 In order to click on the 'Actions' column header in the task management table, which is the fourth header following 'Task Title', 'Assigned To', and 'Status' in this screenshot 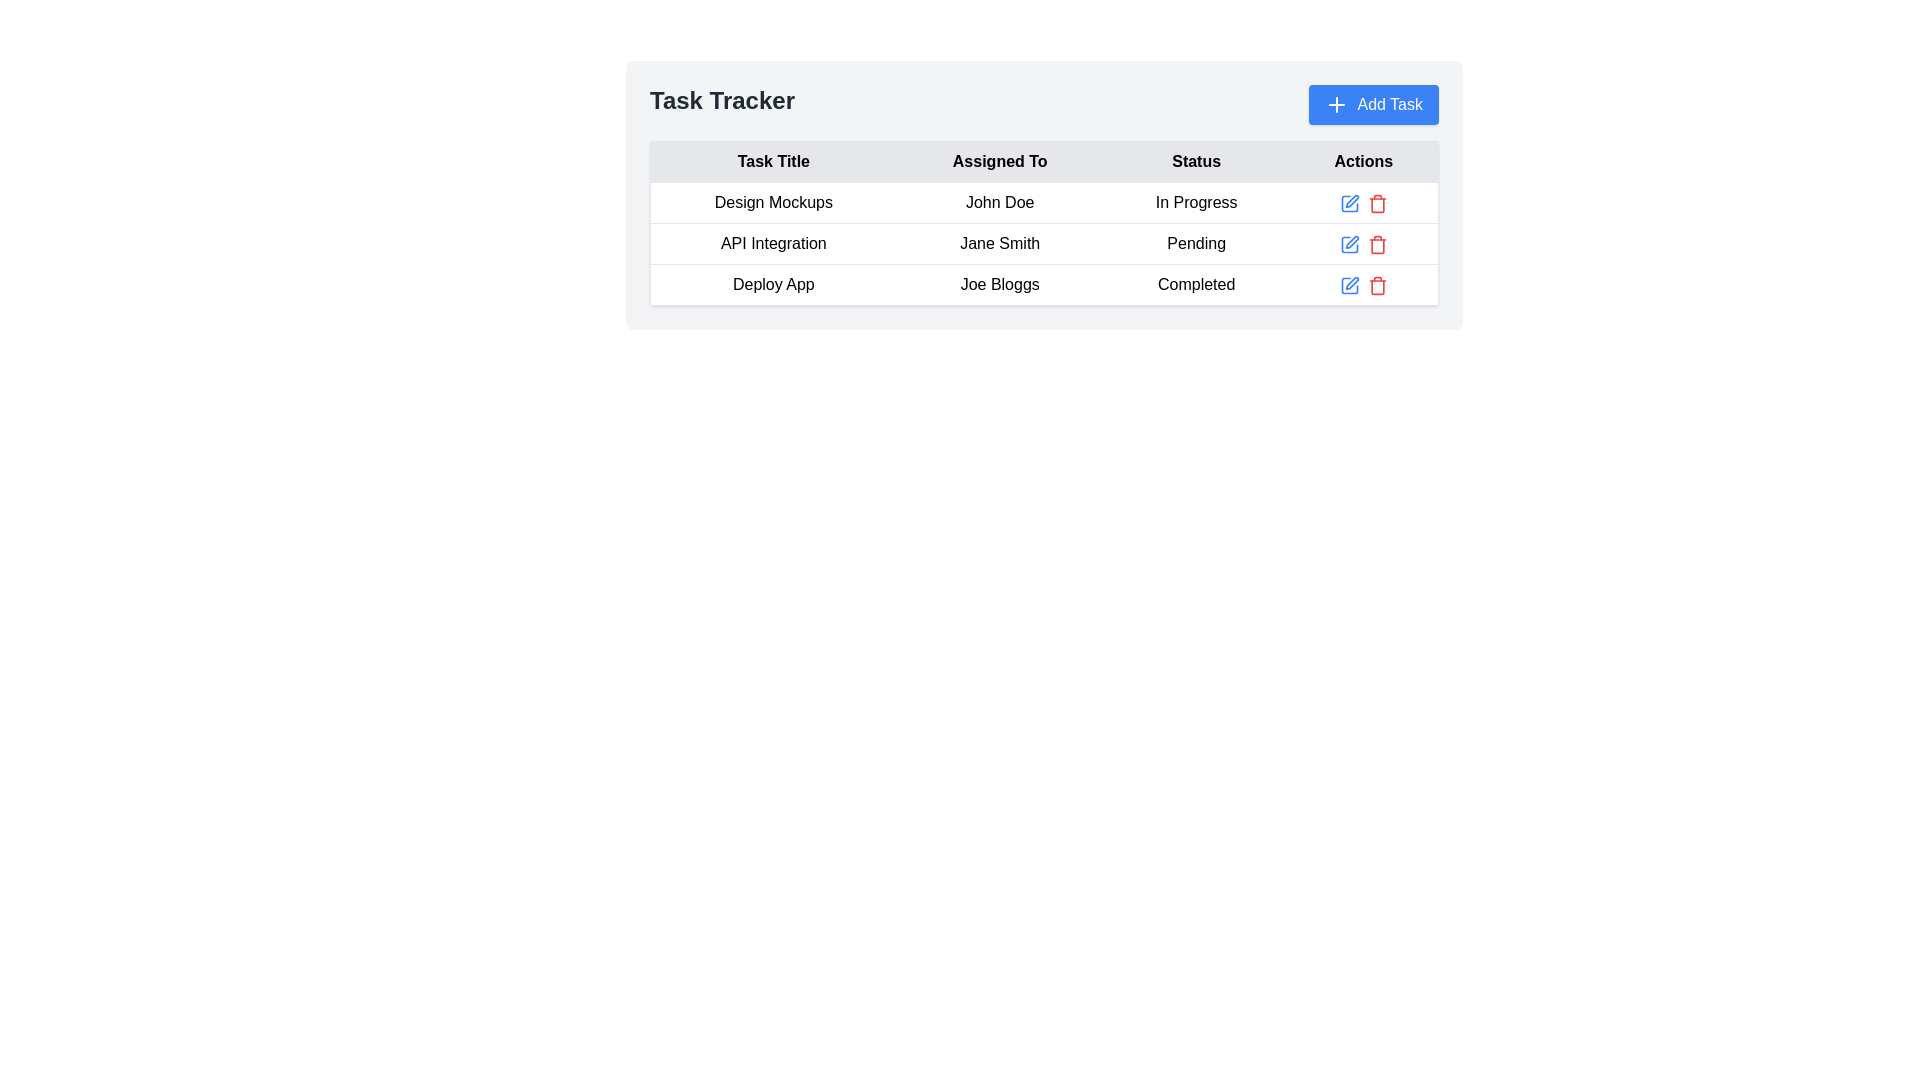, I will do `click(1362, 161)`.